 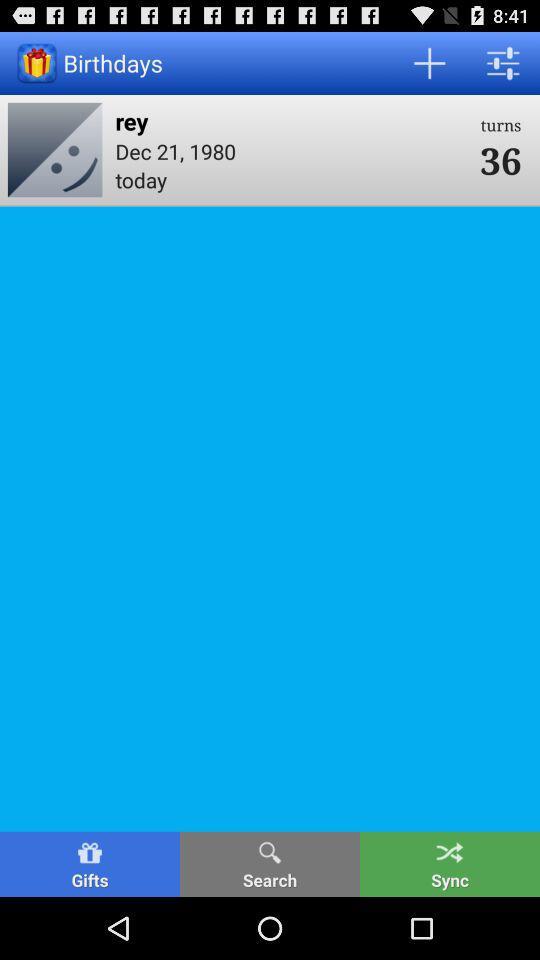 I want to click on the item below the dec 21, 1980 icon, so click(x=290, y=178).